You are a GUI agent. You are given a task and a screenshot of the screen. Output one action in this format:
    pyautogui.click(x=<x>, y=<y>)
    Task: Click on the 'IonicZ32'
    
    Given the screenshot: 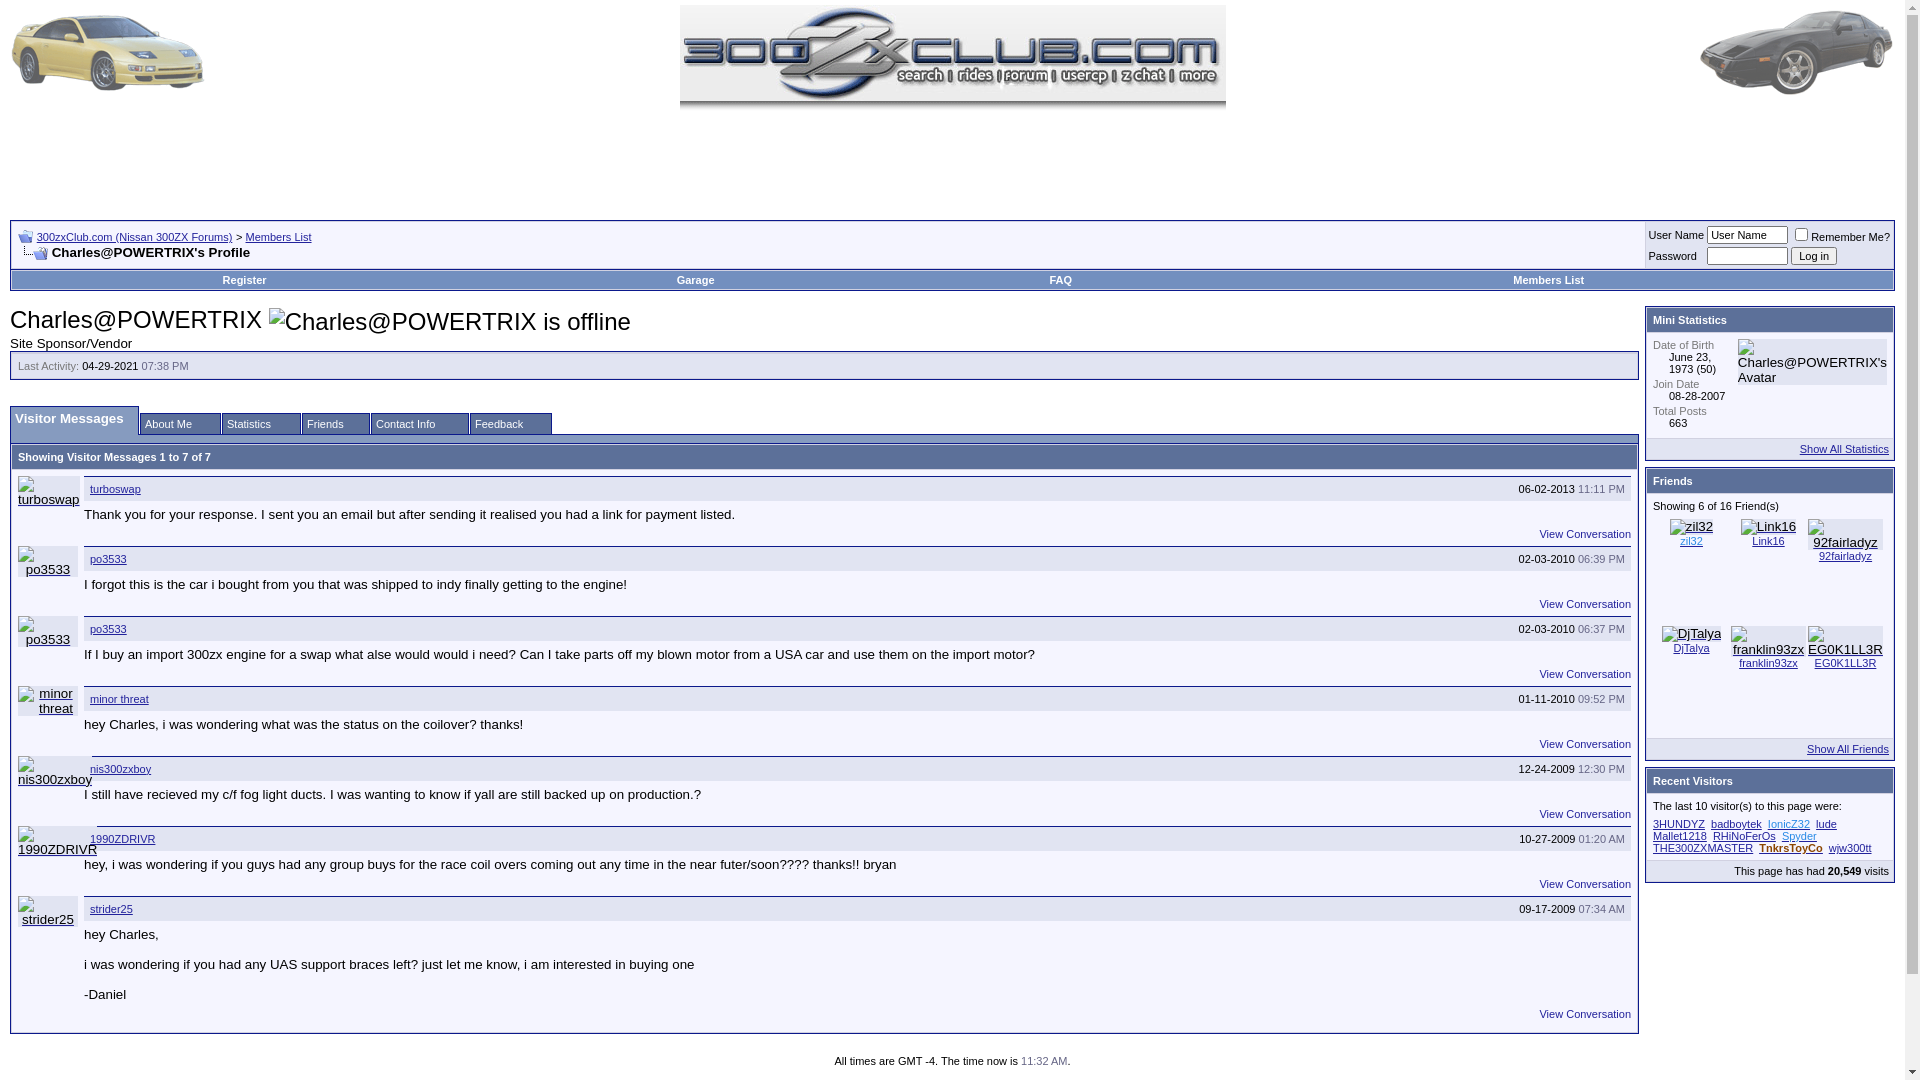 What is the action you would take?
    pyautogui.click(x=1789, y=824)
    